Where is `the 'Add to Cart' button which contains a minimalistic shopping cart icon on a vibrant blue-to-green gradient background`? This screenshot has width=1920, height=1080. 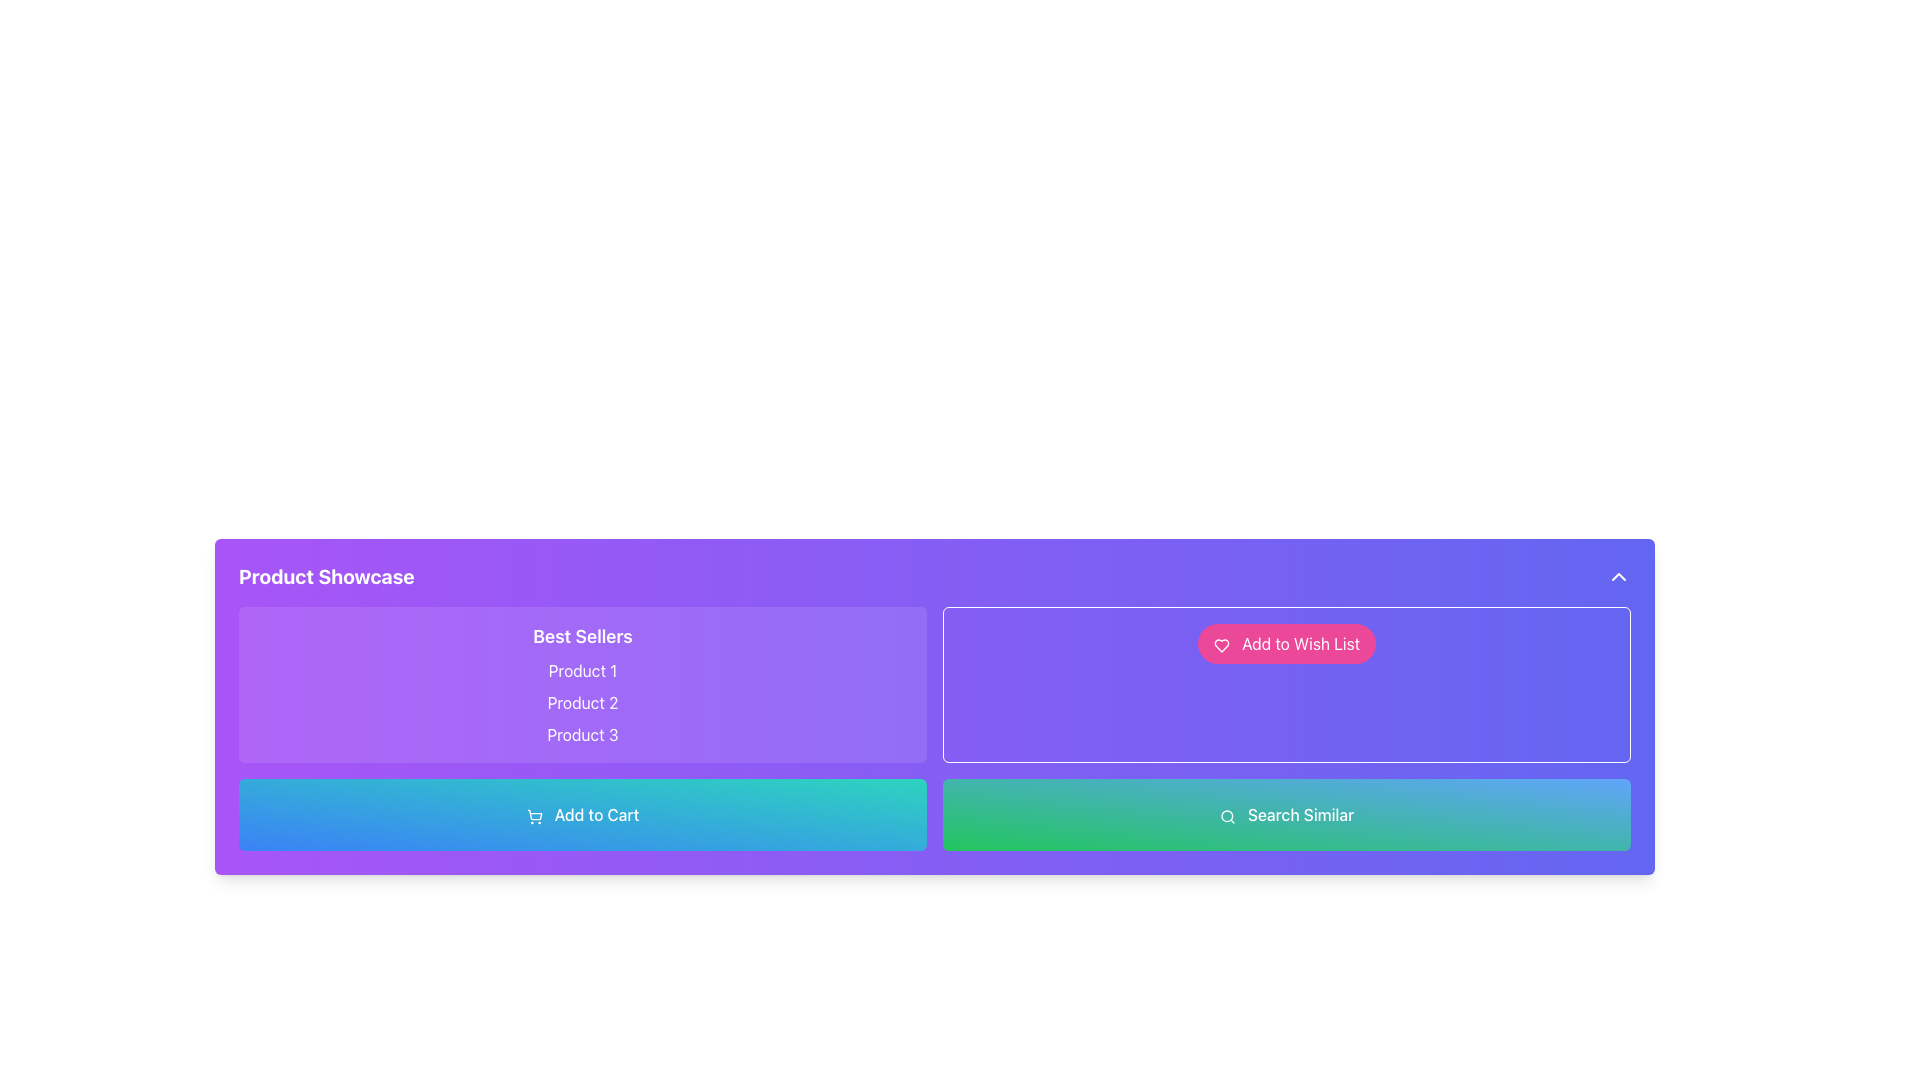 the 'Add to Cart' button which contains a minimalistic shopping cart icon on a vibrant blue-to-green gradient background is located at coordinates (534, 814).